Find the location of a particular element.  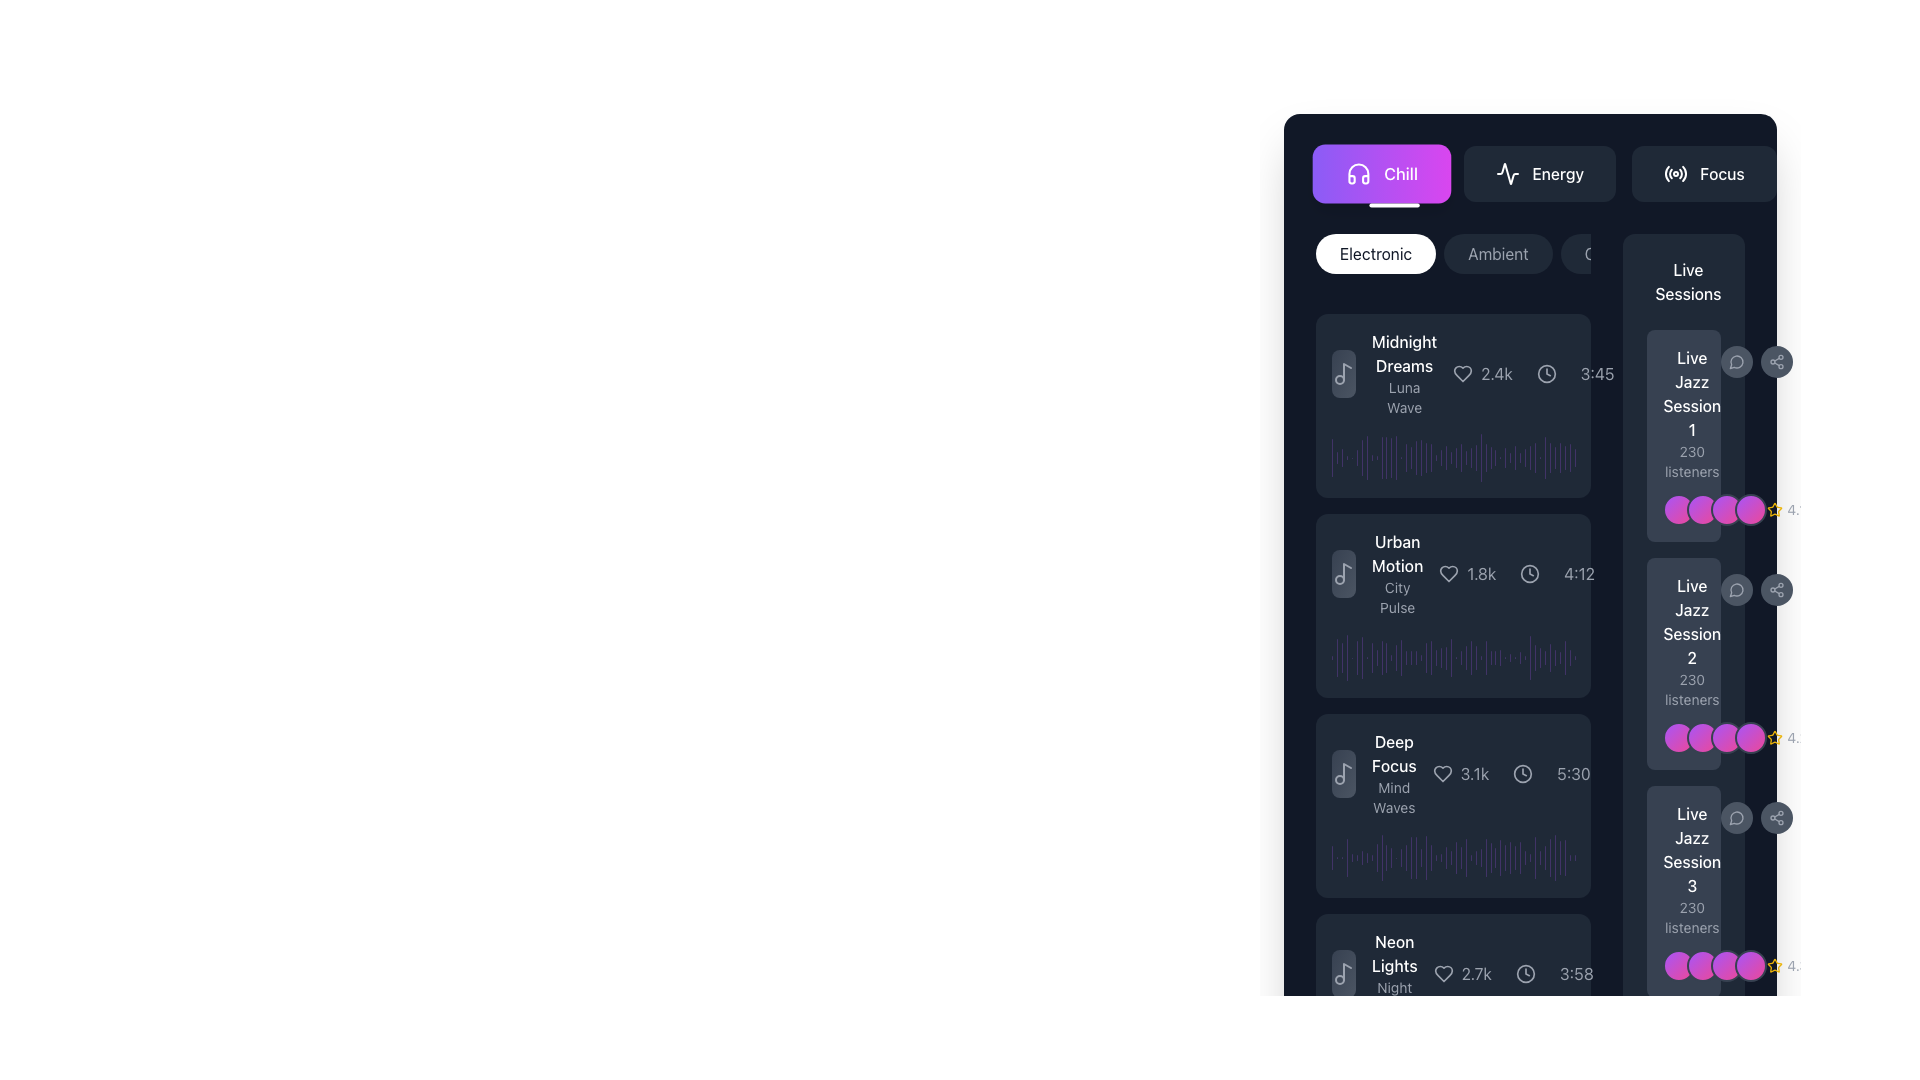

the 65th graphical indicator bar component, which is vertically aligned with the 'Deep Focus' label is located at coordinates (1549, 856).